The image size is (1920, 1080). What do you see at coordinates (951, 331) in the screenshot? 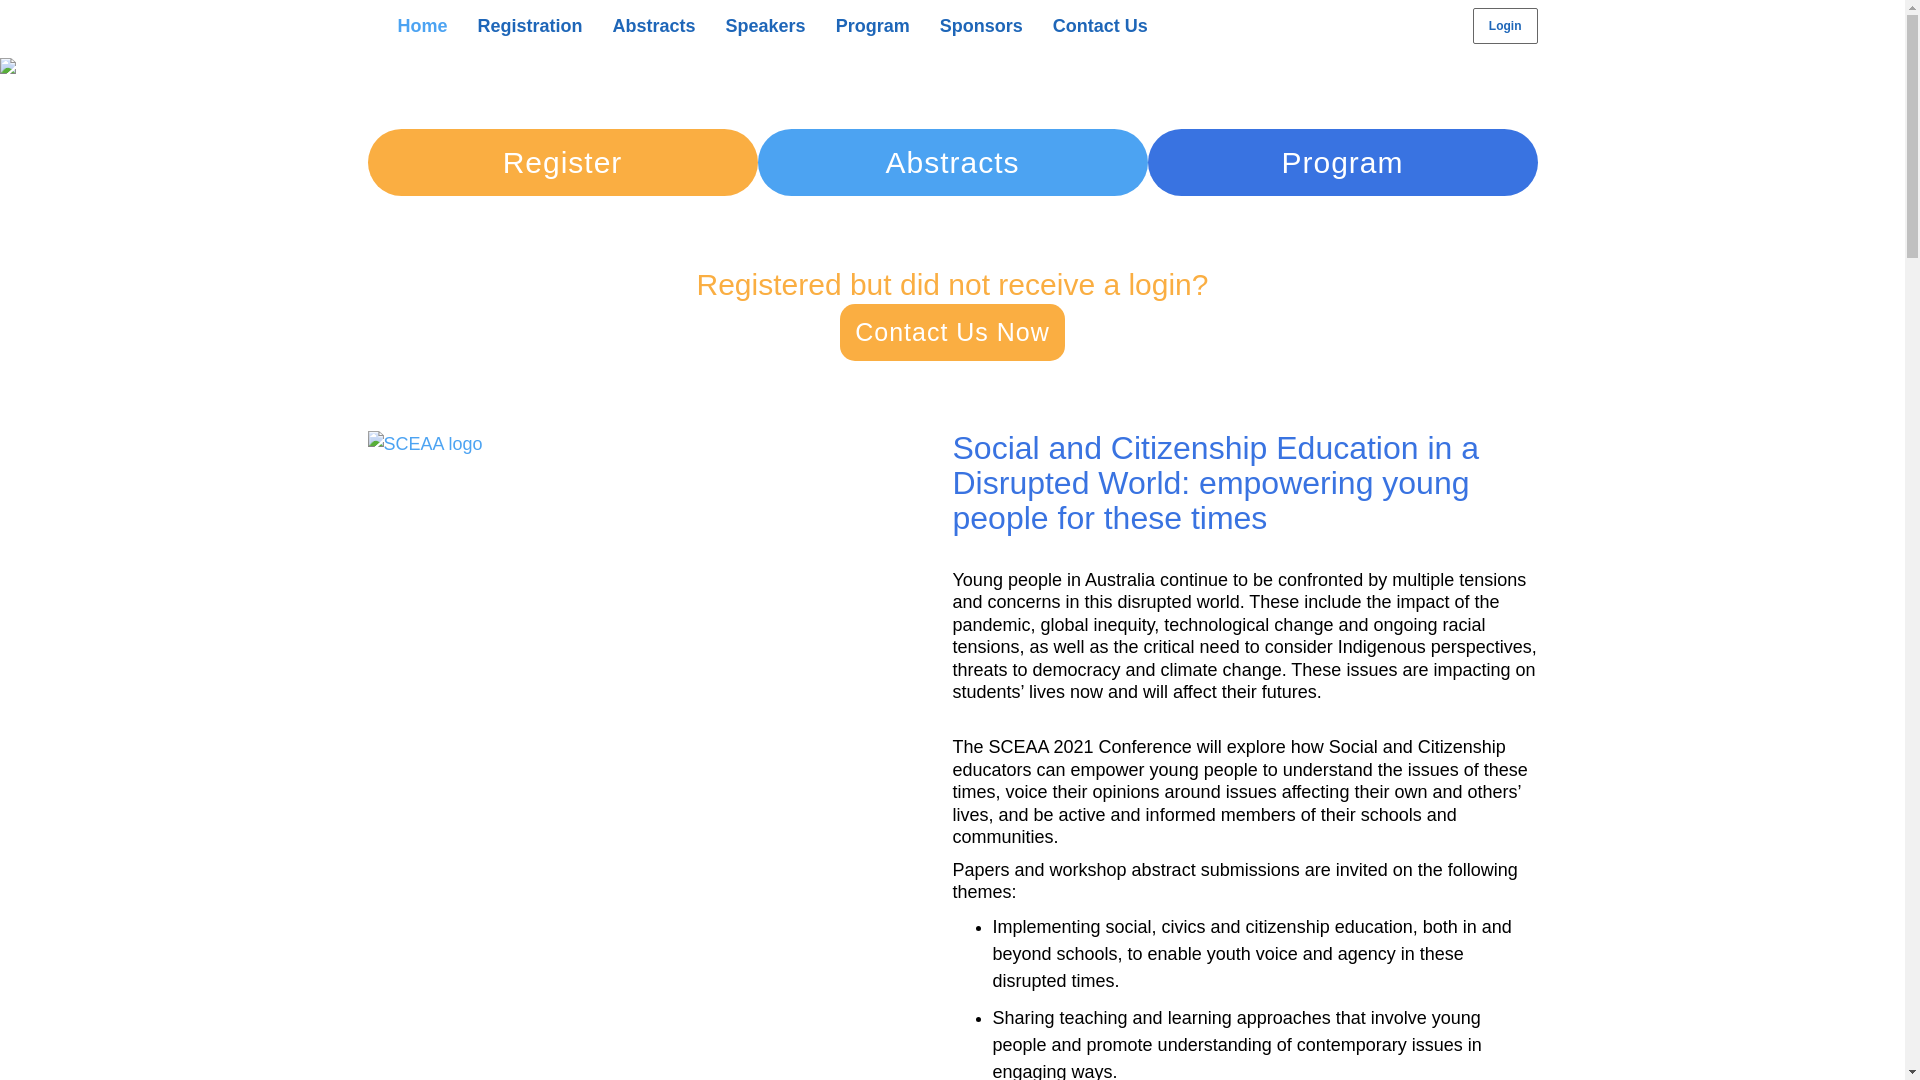
I see `'Contact Us Now'` at bounding box center [951, 331].